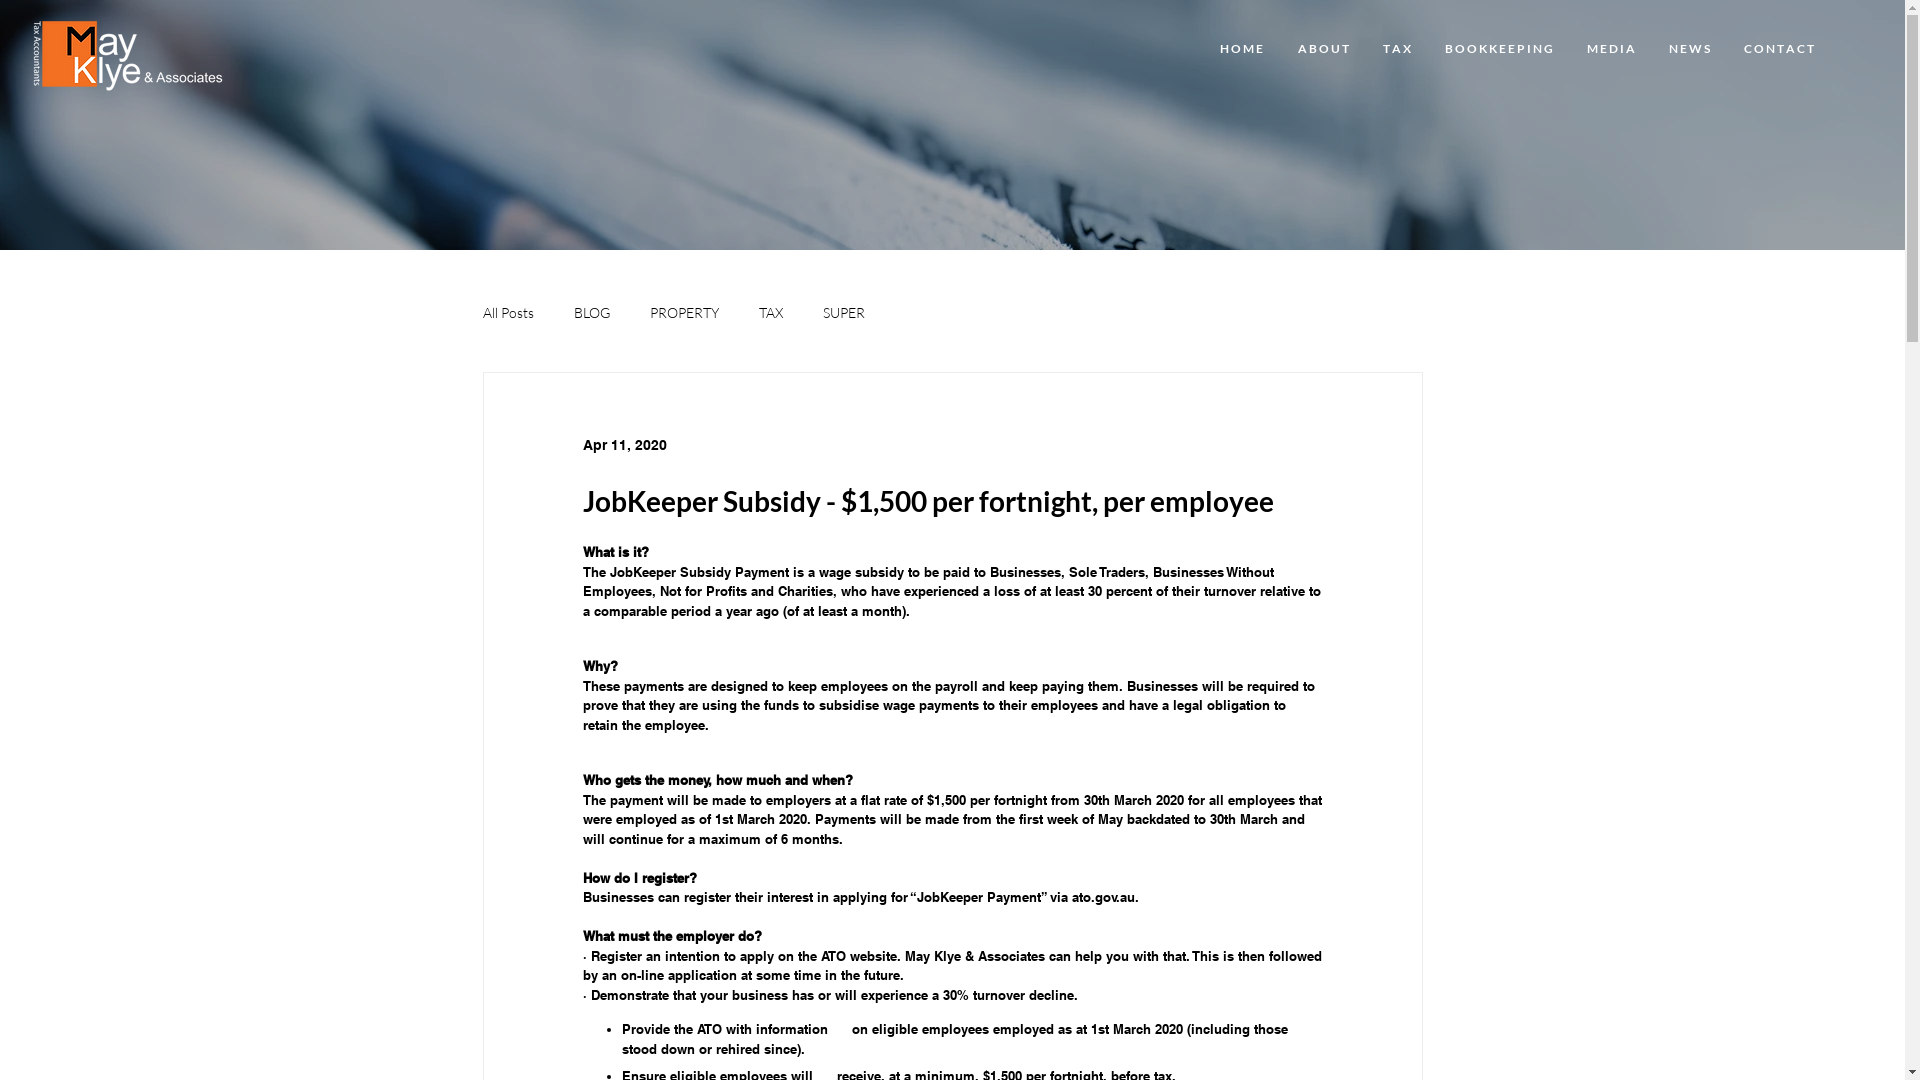 The image size is (1920, 1080). What do you see at coordinates (768, 312) in the screenshot?
I see `'TAX'` at bounding box center [768, 312].